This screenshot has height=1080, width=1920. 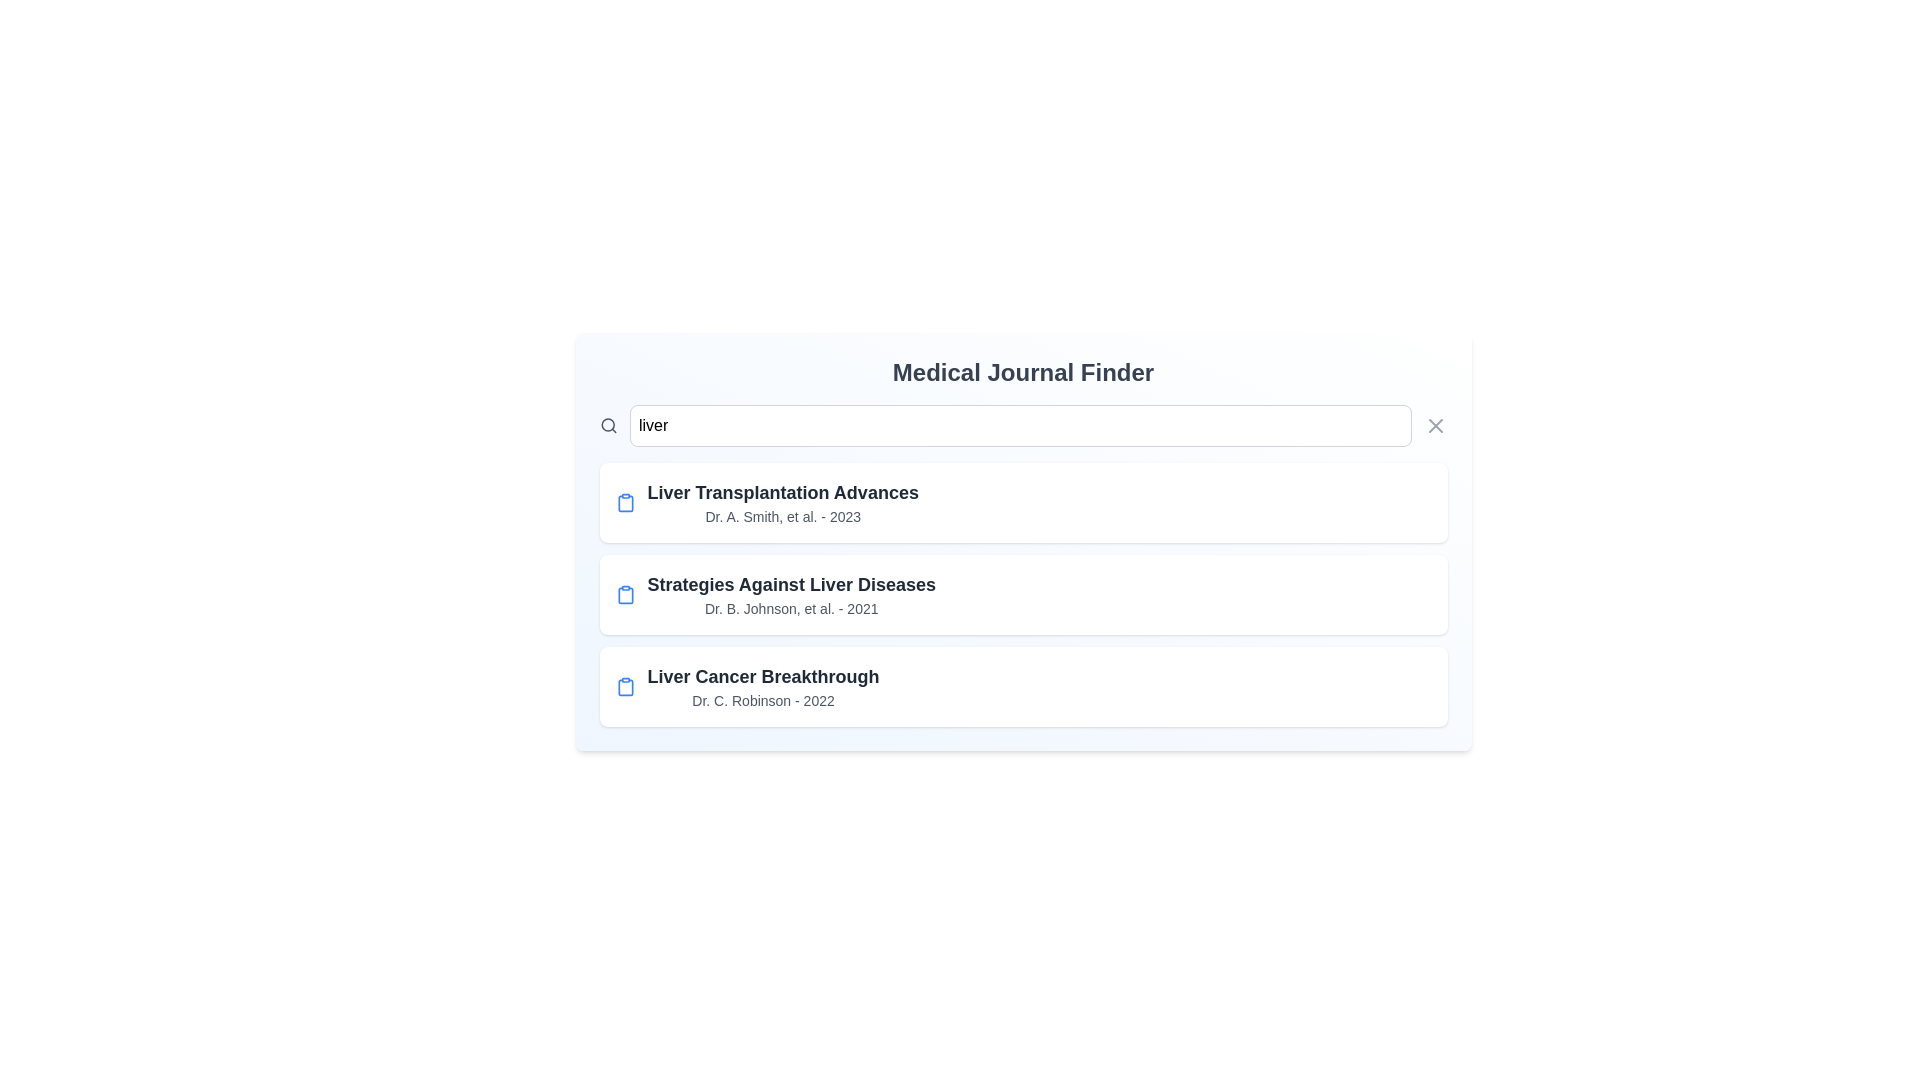 I want to click on the journal details page by clicking on the text block titled 'Strategies Against Liver Diseases', which is the second entry in the Medical Journal Finder list, so click(x=790, y=593).